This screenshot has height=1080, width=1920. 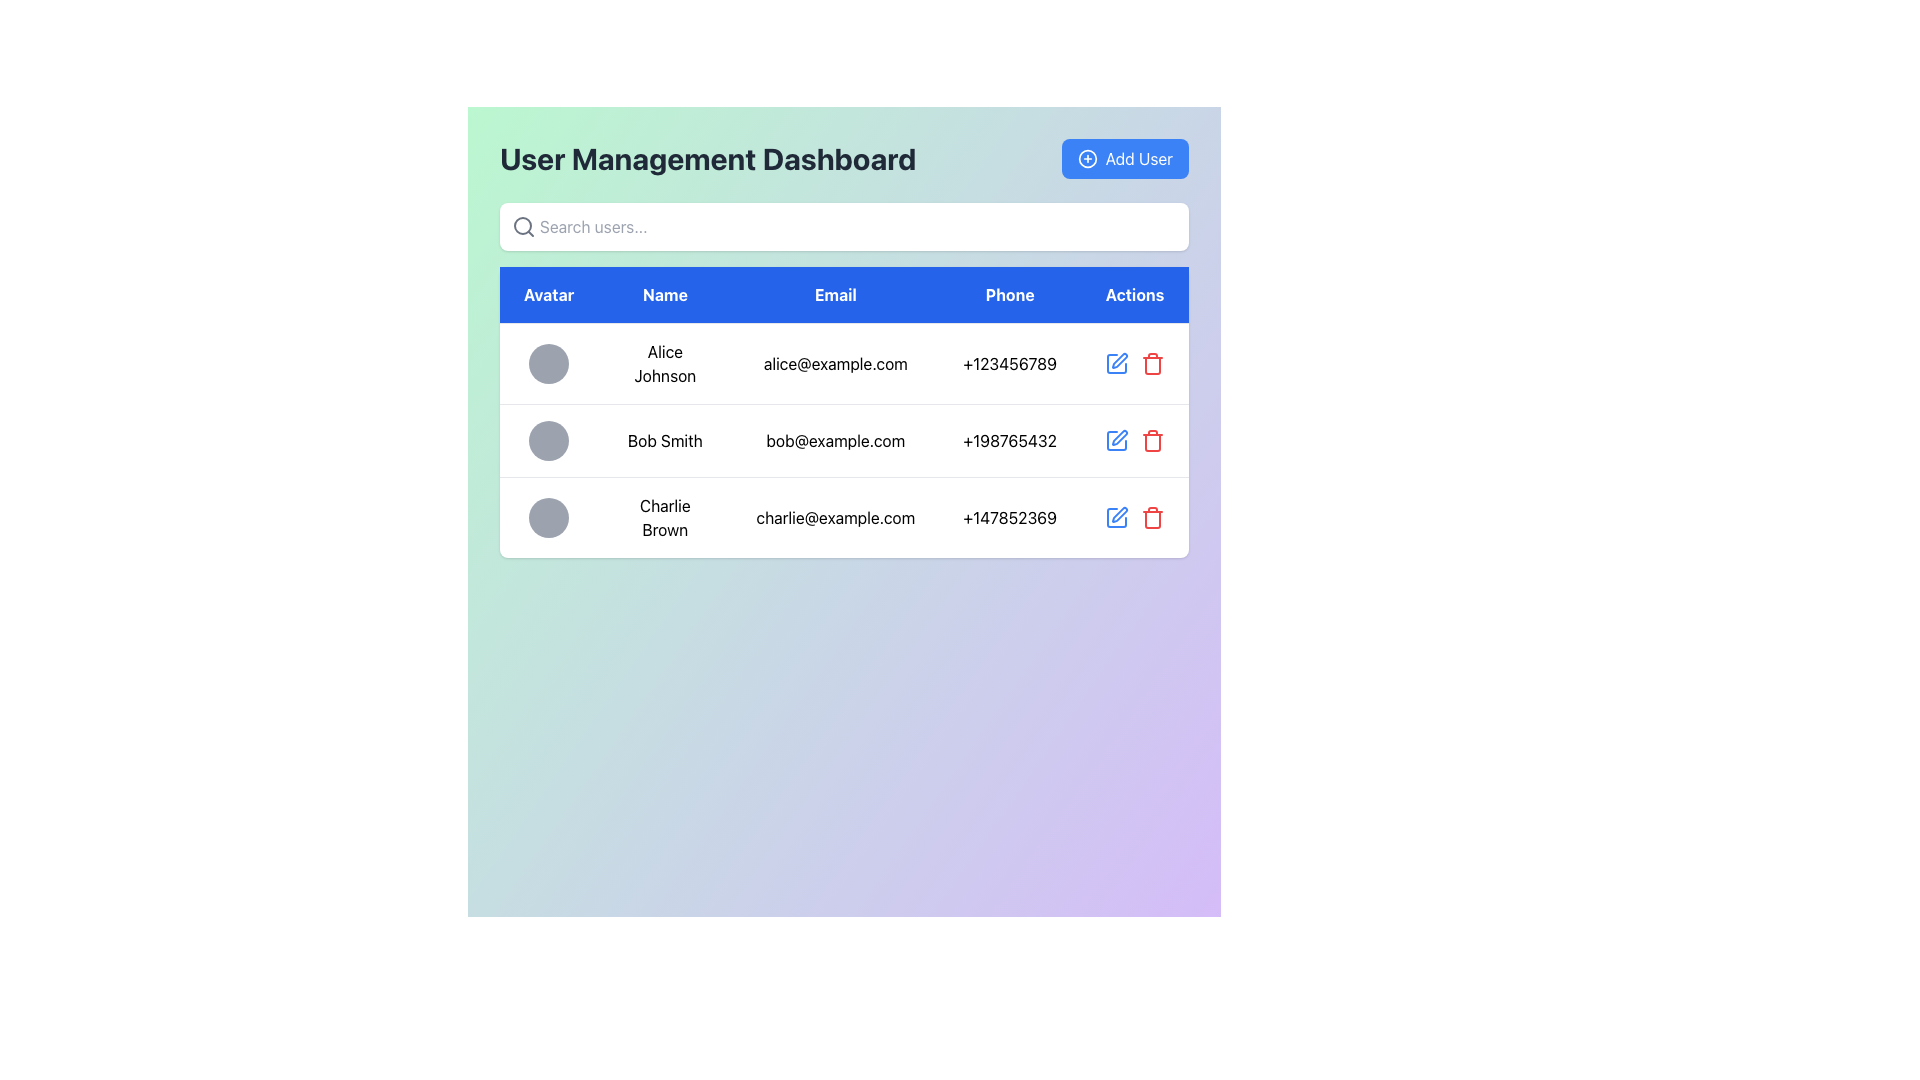 What do you see at coordinates (1010, 295) in the screenshot?
I see `the 'Phone' header label in the user management dashboard, which indicates the data below corresponds to phone numbers of users` at bounding box center [1010, 295].